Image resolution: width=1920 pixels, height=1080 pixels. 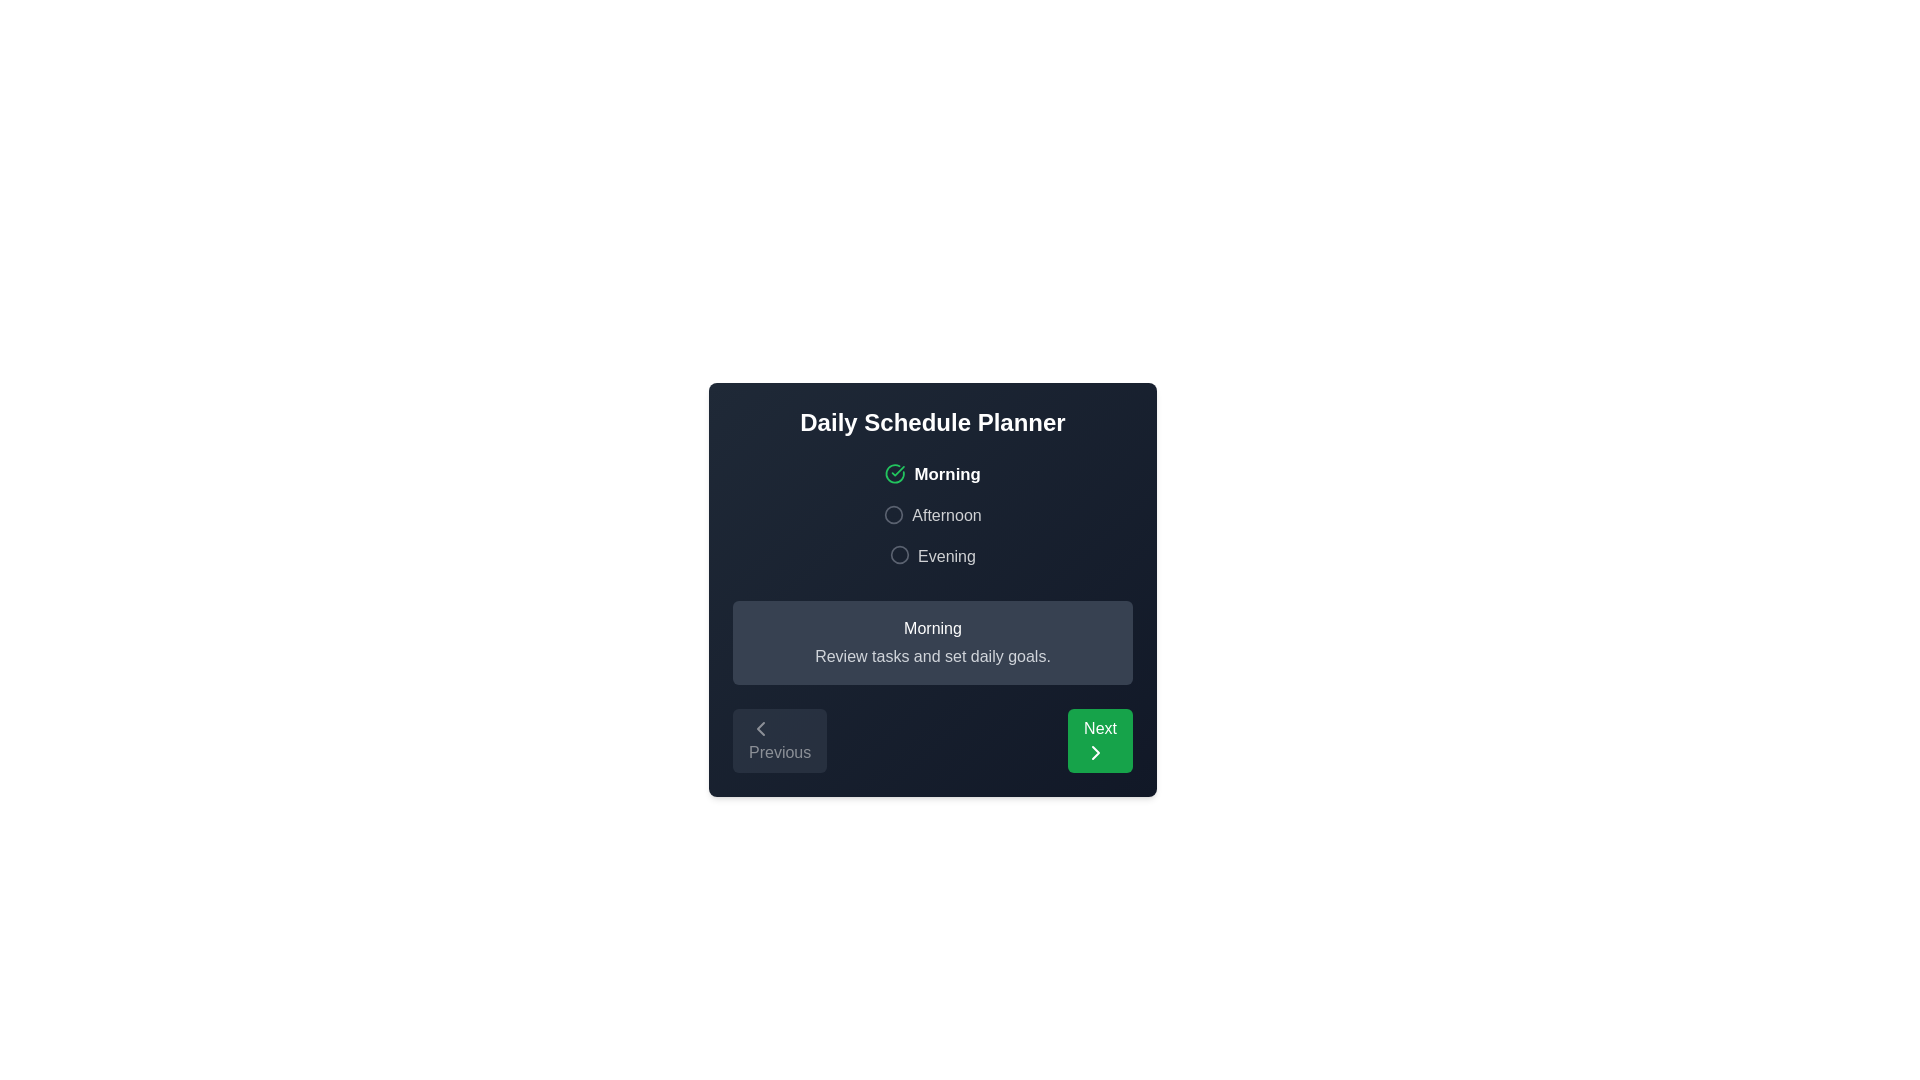 What do you see at coordinates (897, 471) in the screenshot?
I see `the green checkmark icon indicating that the 'Morning' option is selected in the 'Daily Schedule Planner' interface` at bounding box center [897, 471].